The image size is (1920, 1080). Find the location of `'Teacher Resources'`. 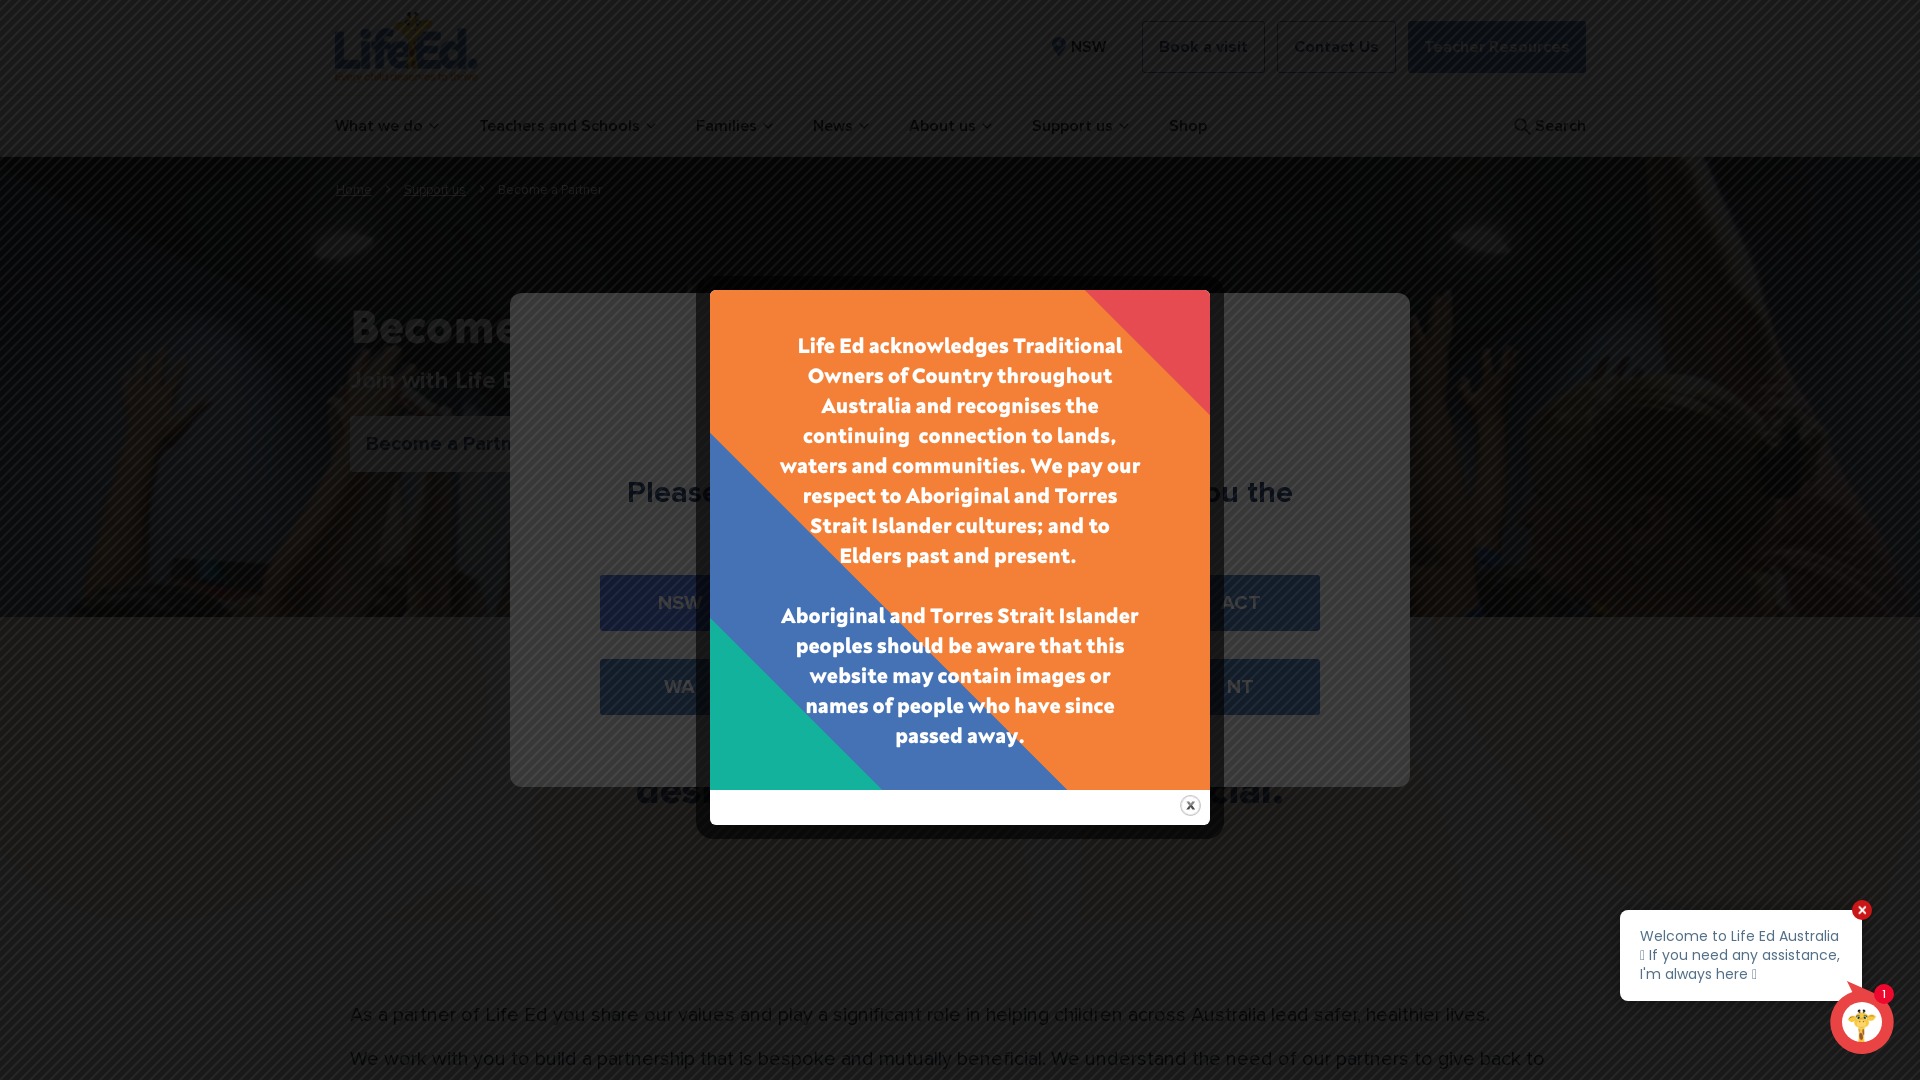

'Teacher Resources' is located at coordinates (1406, 45).